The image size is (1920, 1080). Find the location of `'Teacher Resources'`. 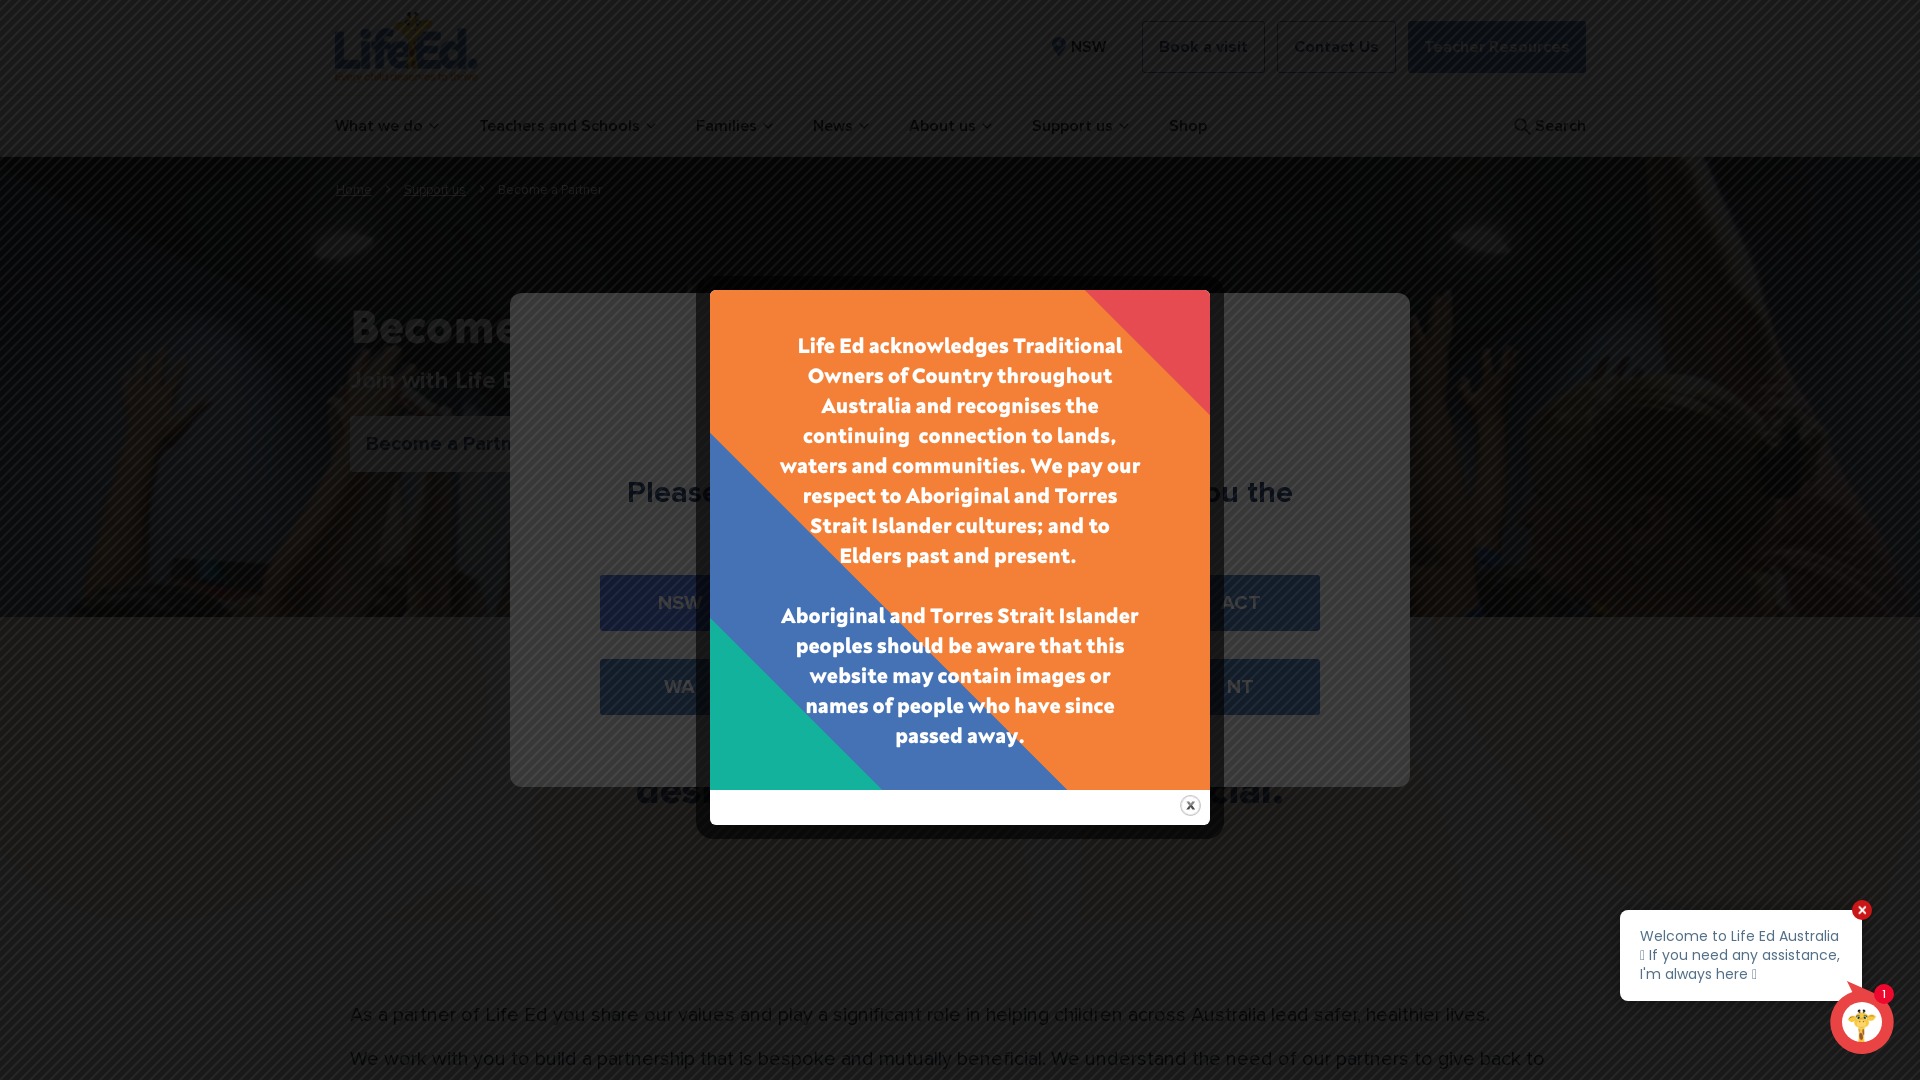

'Teacher Resources' is located at coordinates (1406, 45).